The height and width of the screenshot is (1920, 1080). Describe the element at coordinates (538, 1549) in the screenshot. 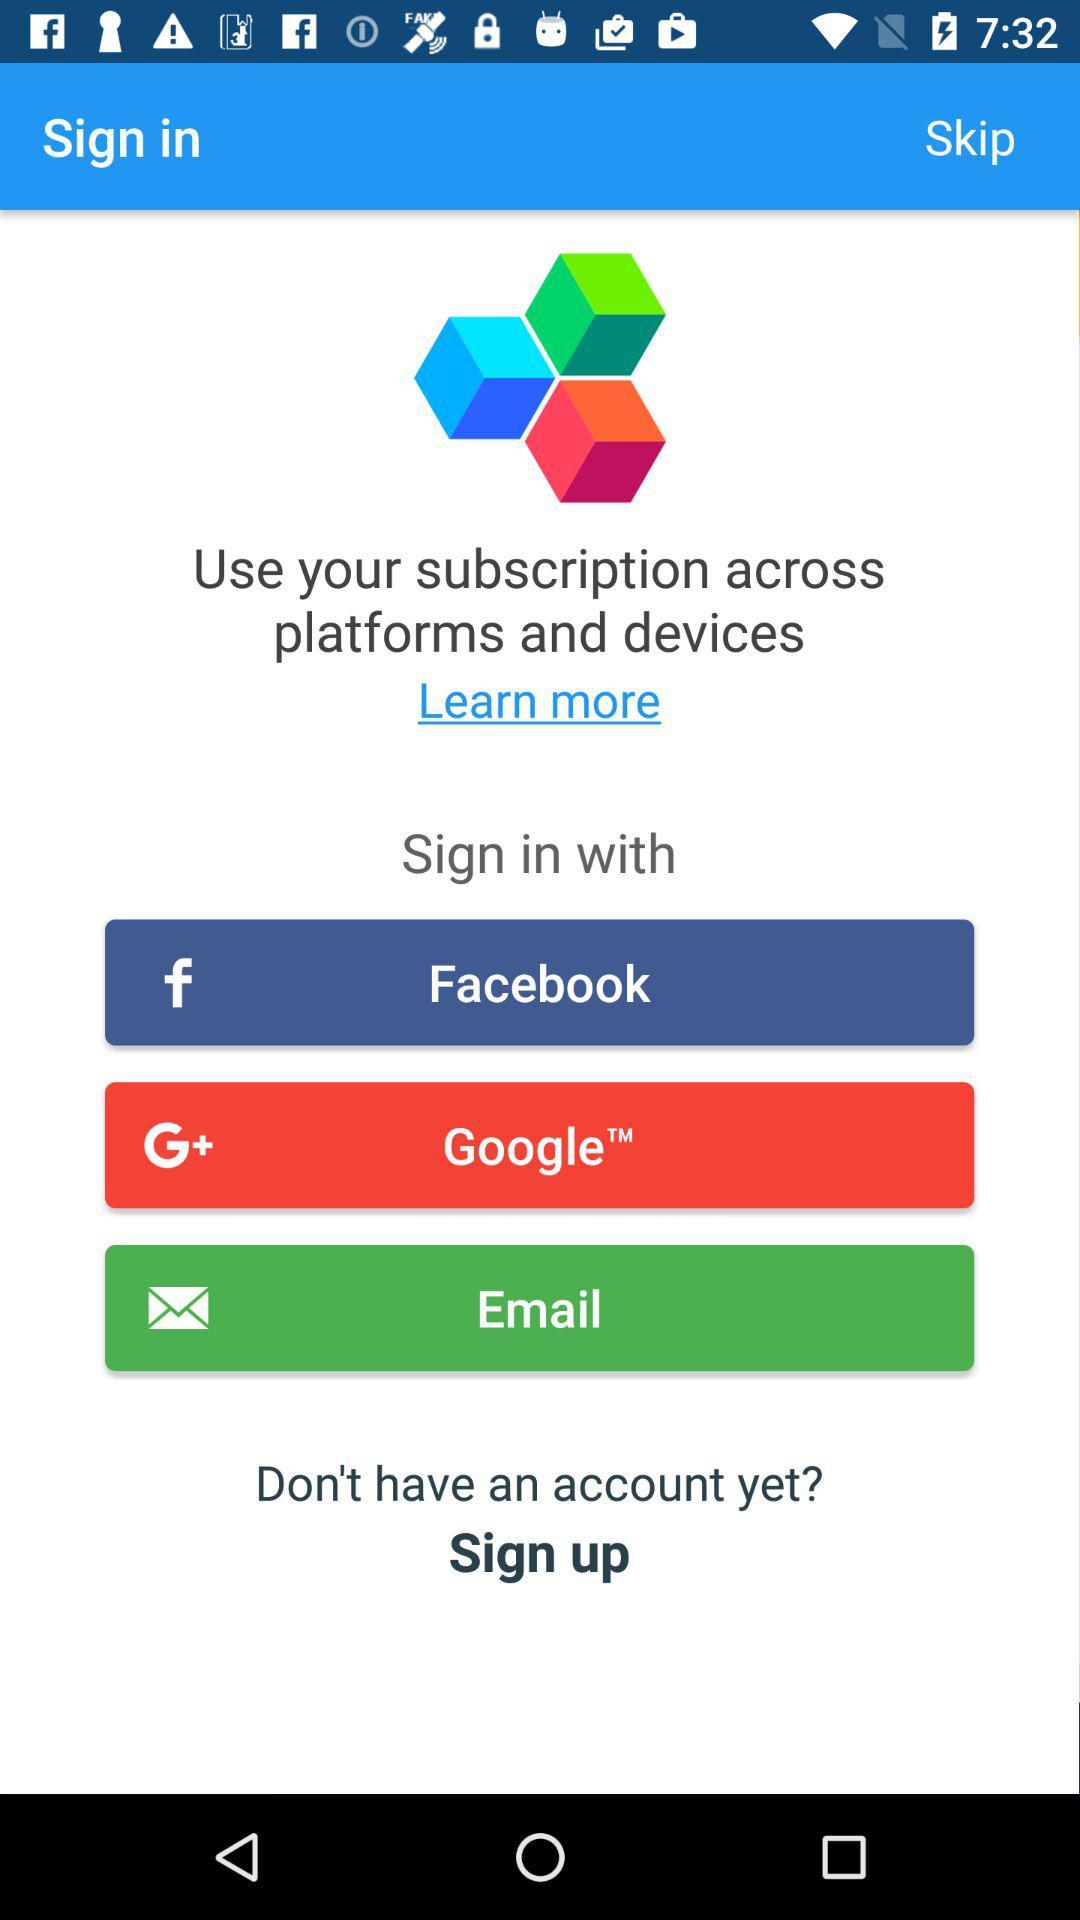

I see `the sign up` at that location.